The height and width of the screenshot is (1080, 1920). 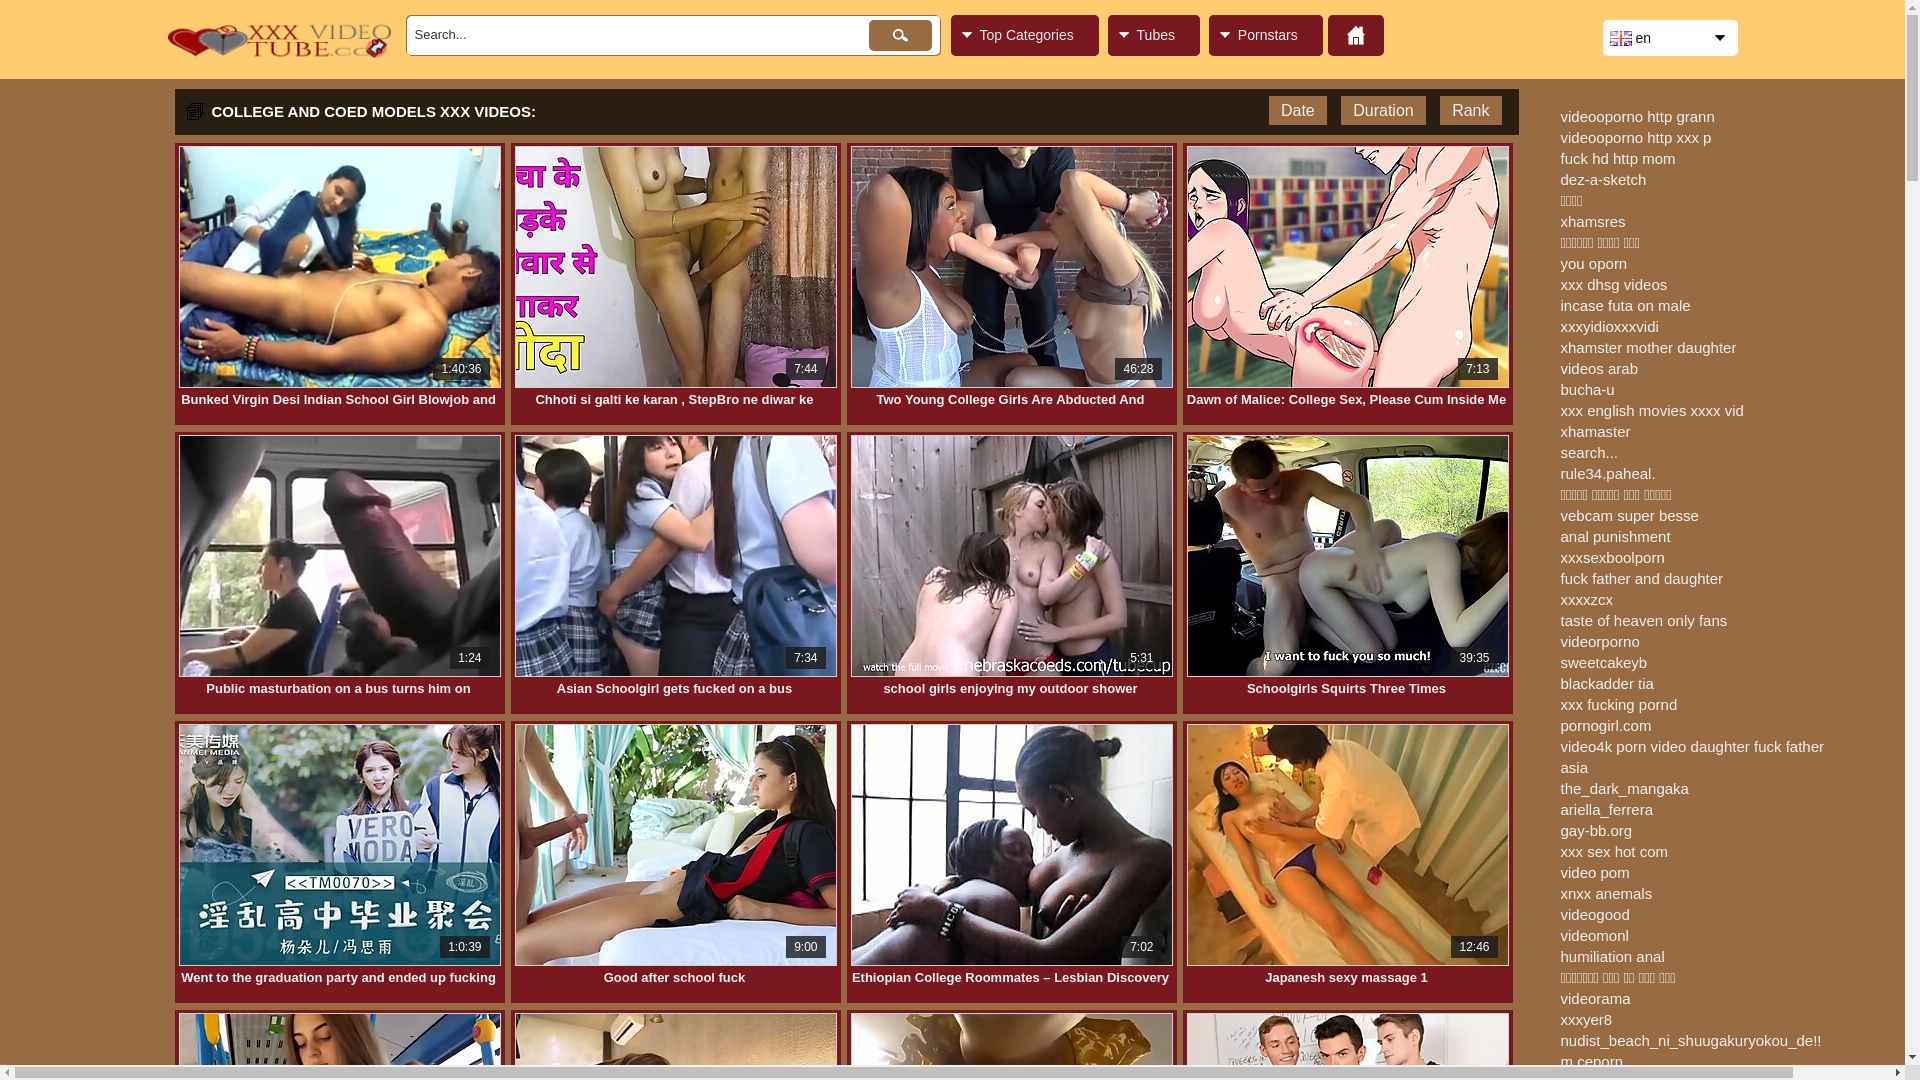 What do you see at coordinates (1647, 346) in the screenshot?
I see `'xhamster mother daughter'` at bounding box center [1647, 346].